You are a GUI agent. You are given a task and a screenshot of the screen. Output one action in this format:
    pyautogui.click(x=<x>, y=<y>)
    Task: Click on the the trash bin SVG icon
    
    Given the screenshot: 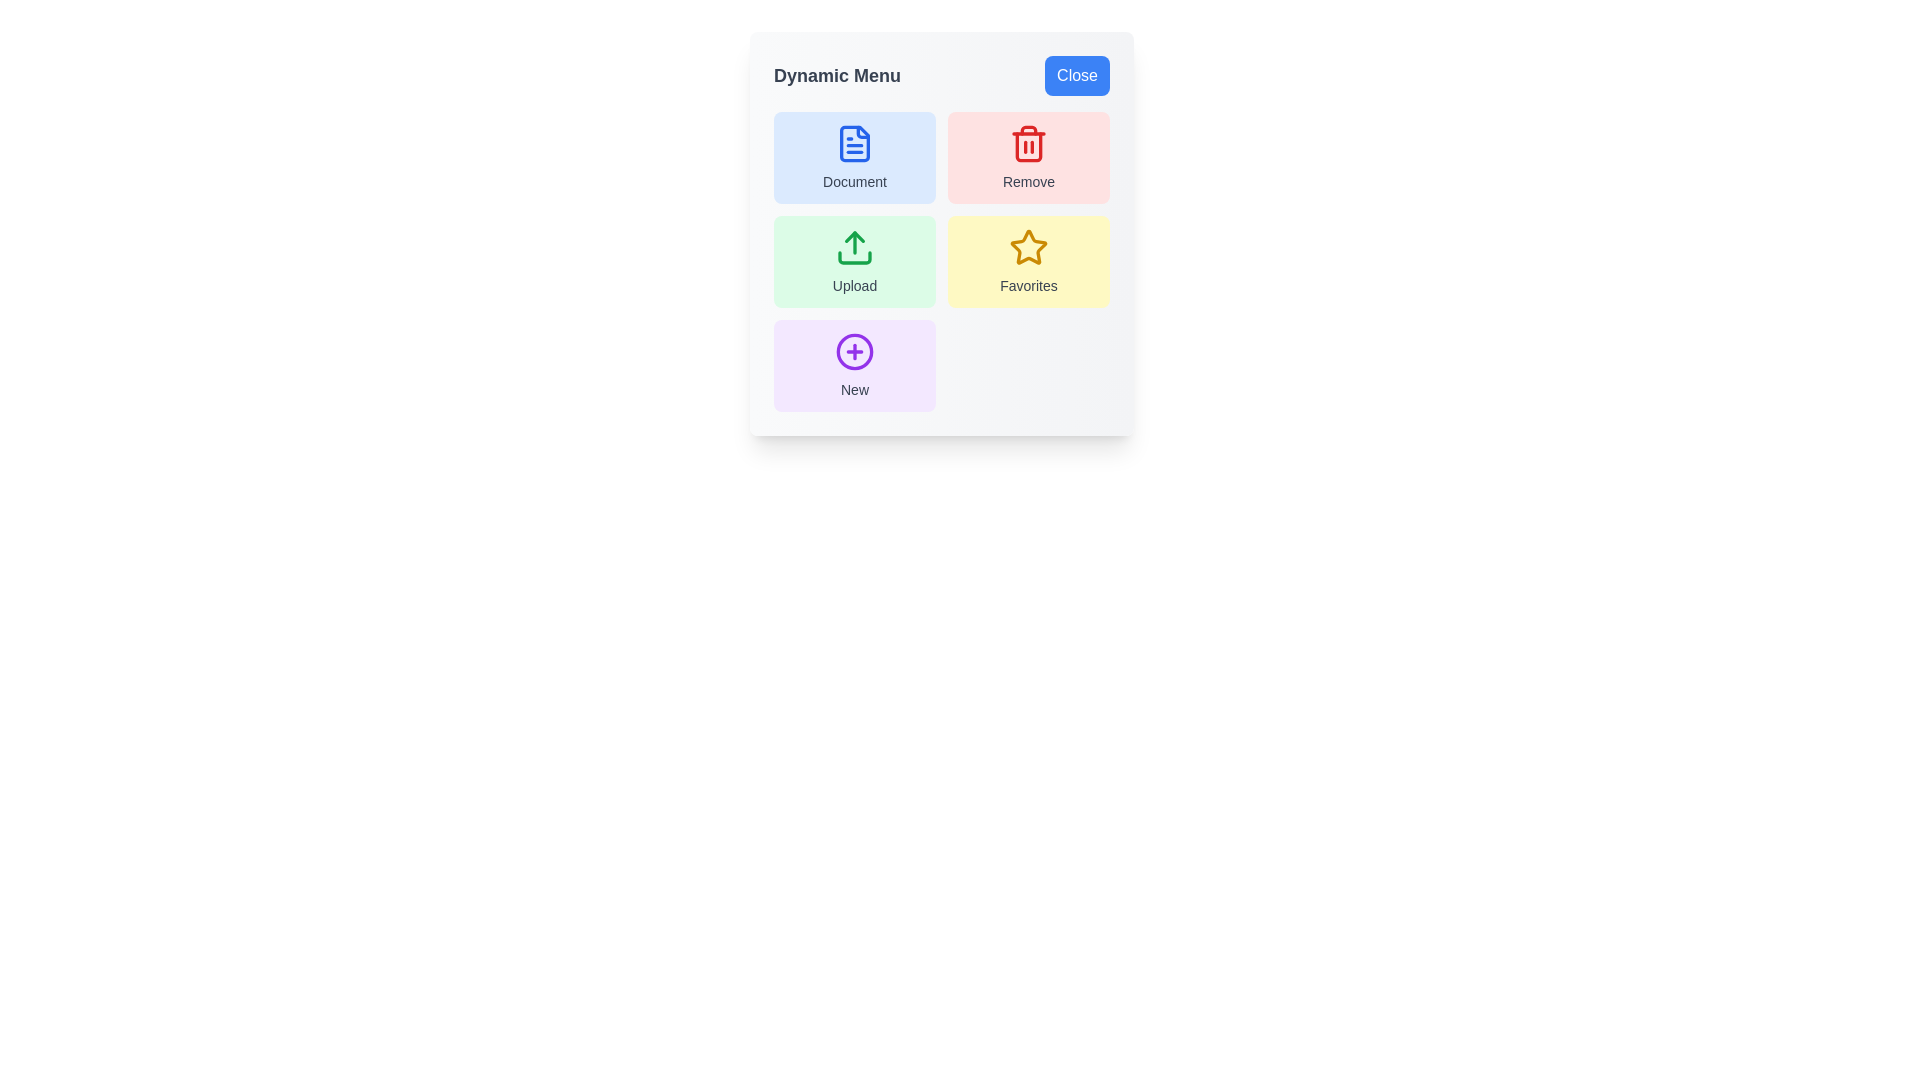 What is the action you would take?
    pyautogui.click(x=1028, y=142)
    